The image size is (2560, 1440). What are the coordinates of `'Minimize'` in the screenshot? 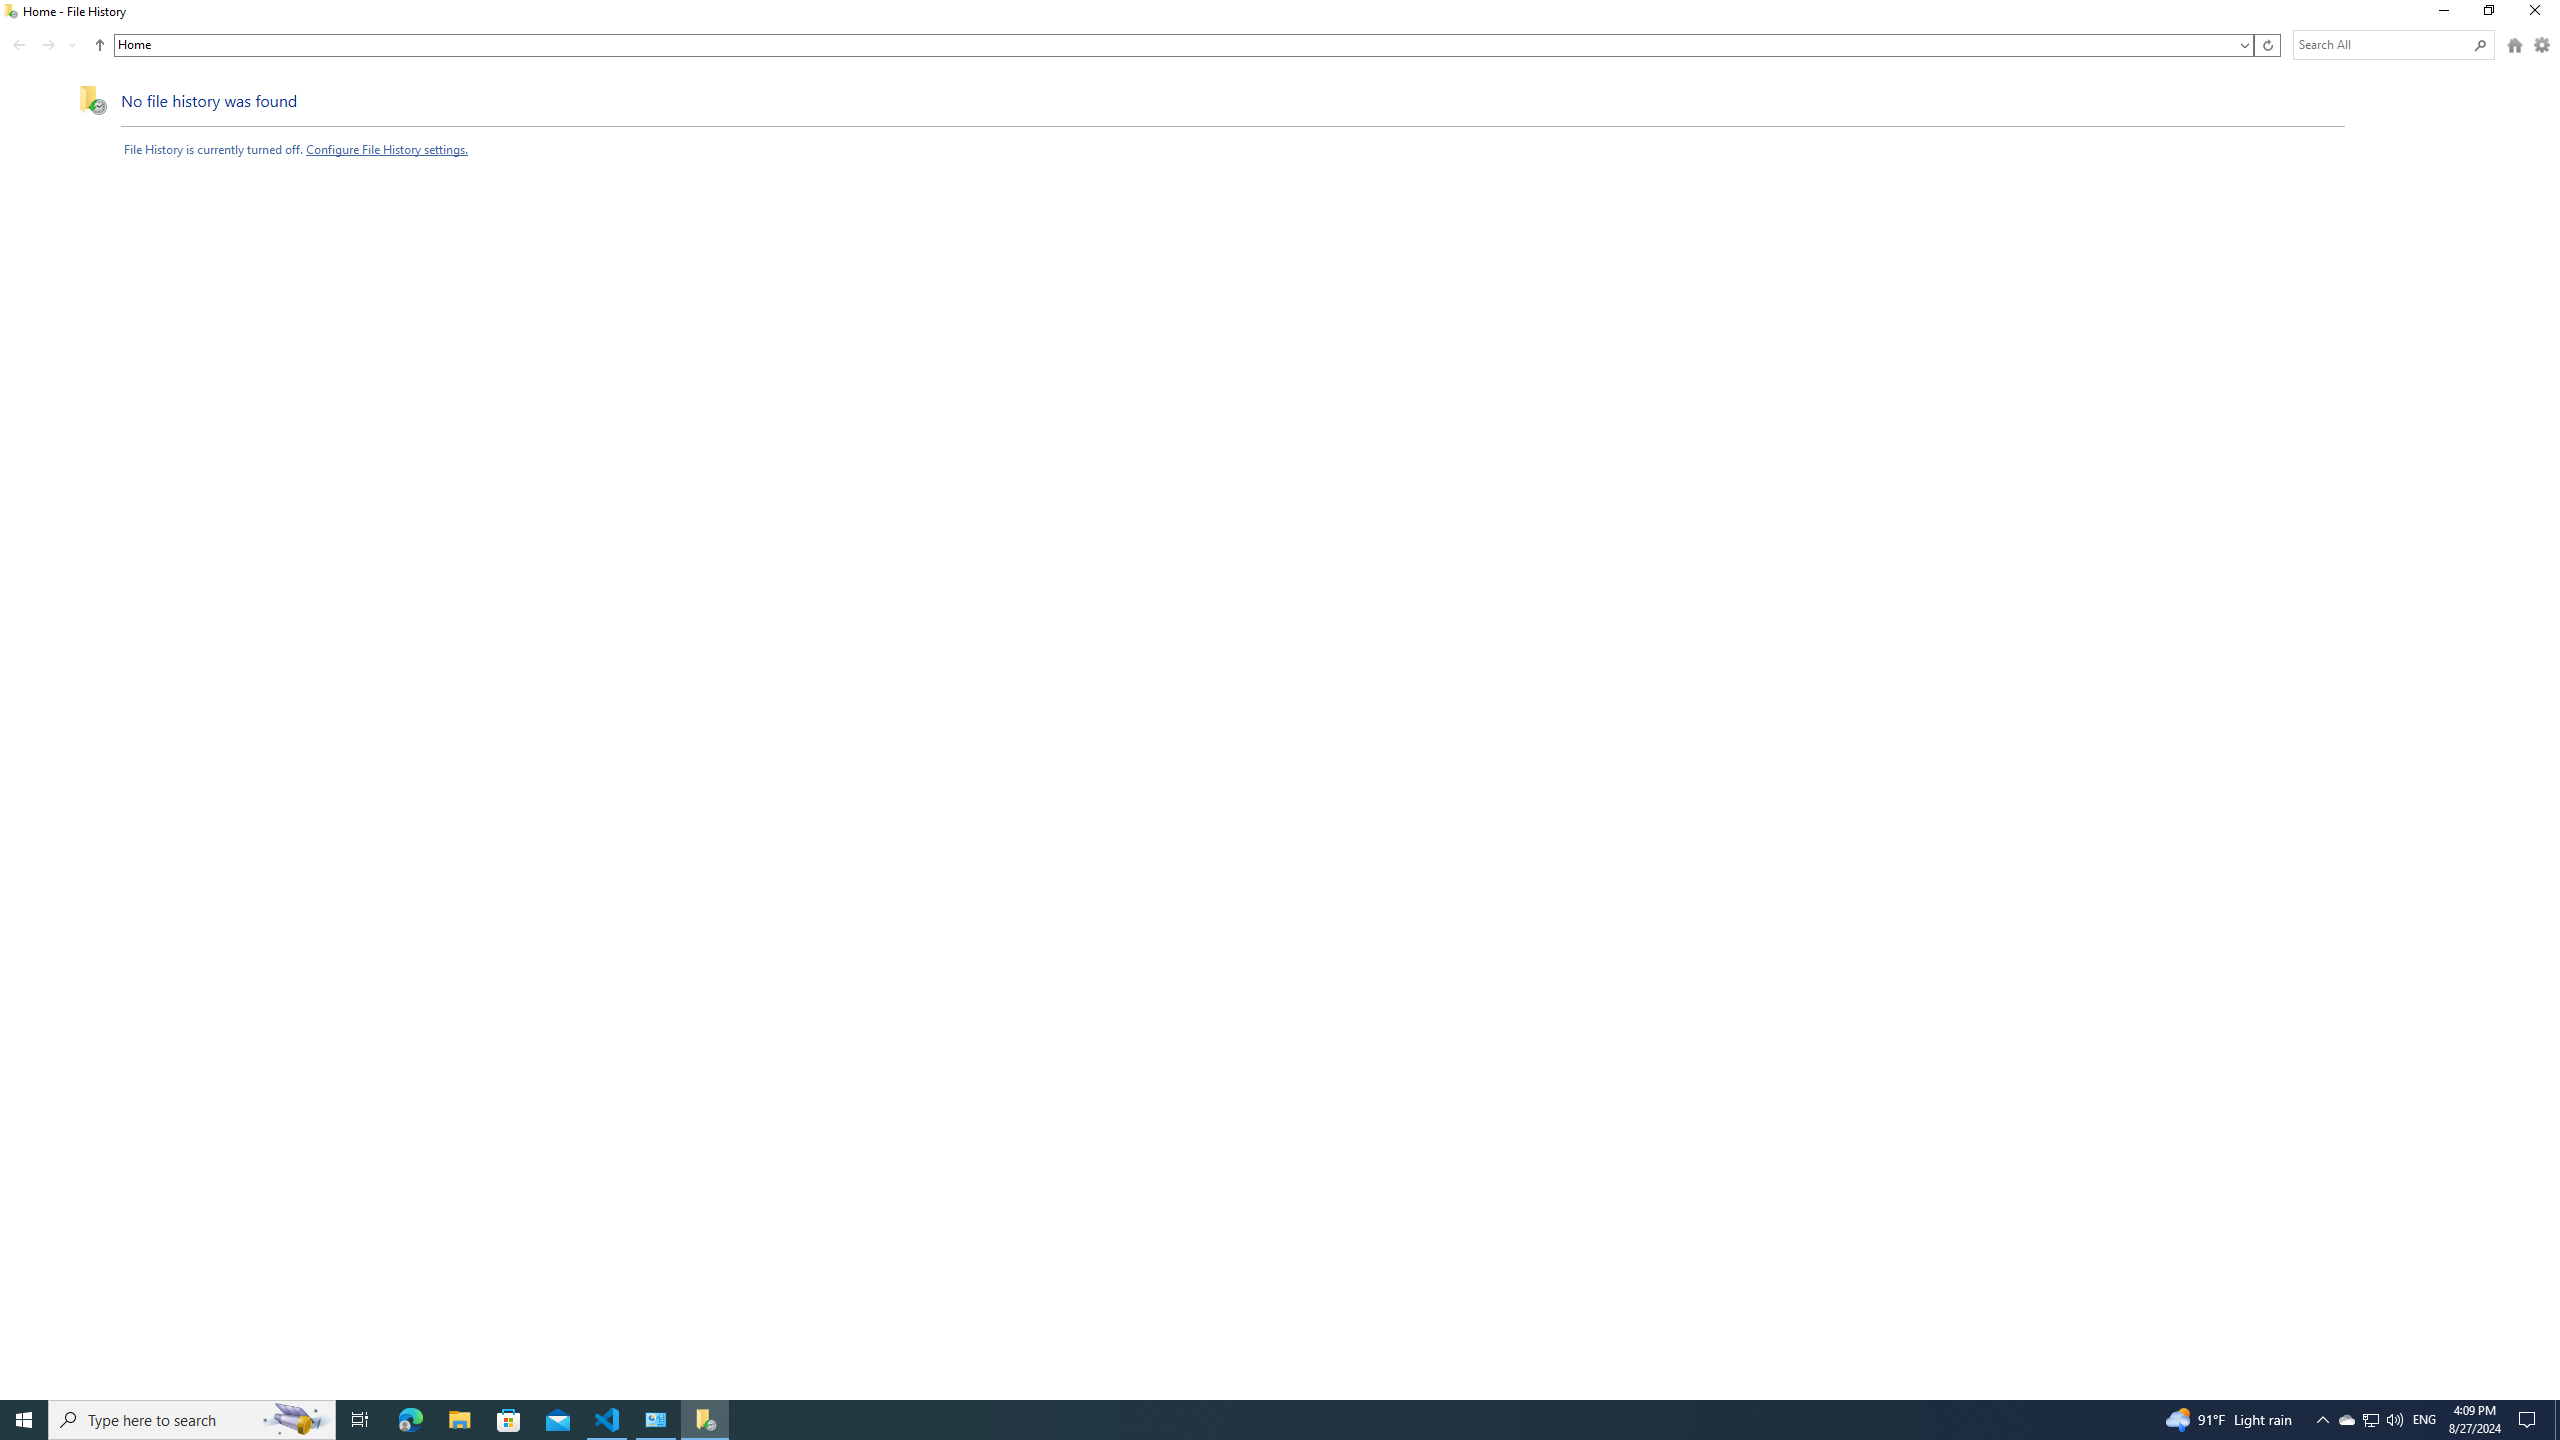 It's located at (2441, 15).